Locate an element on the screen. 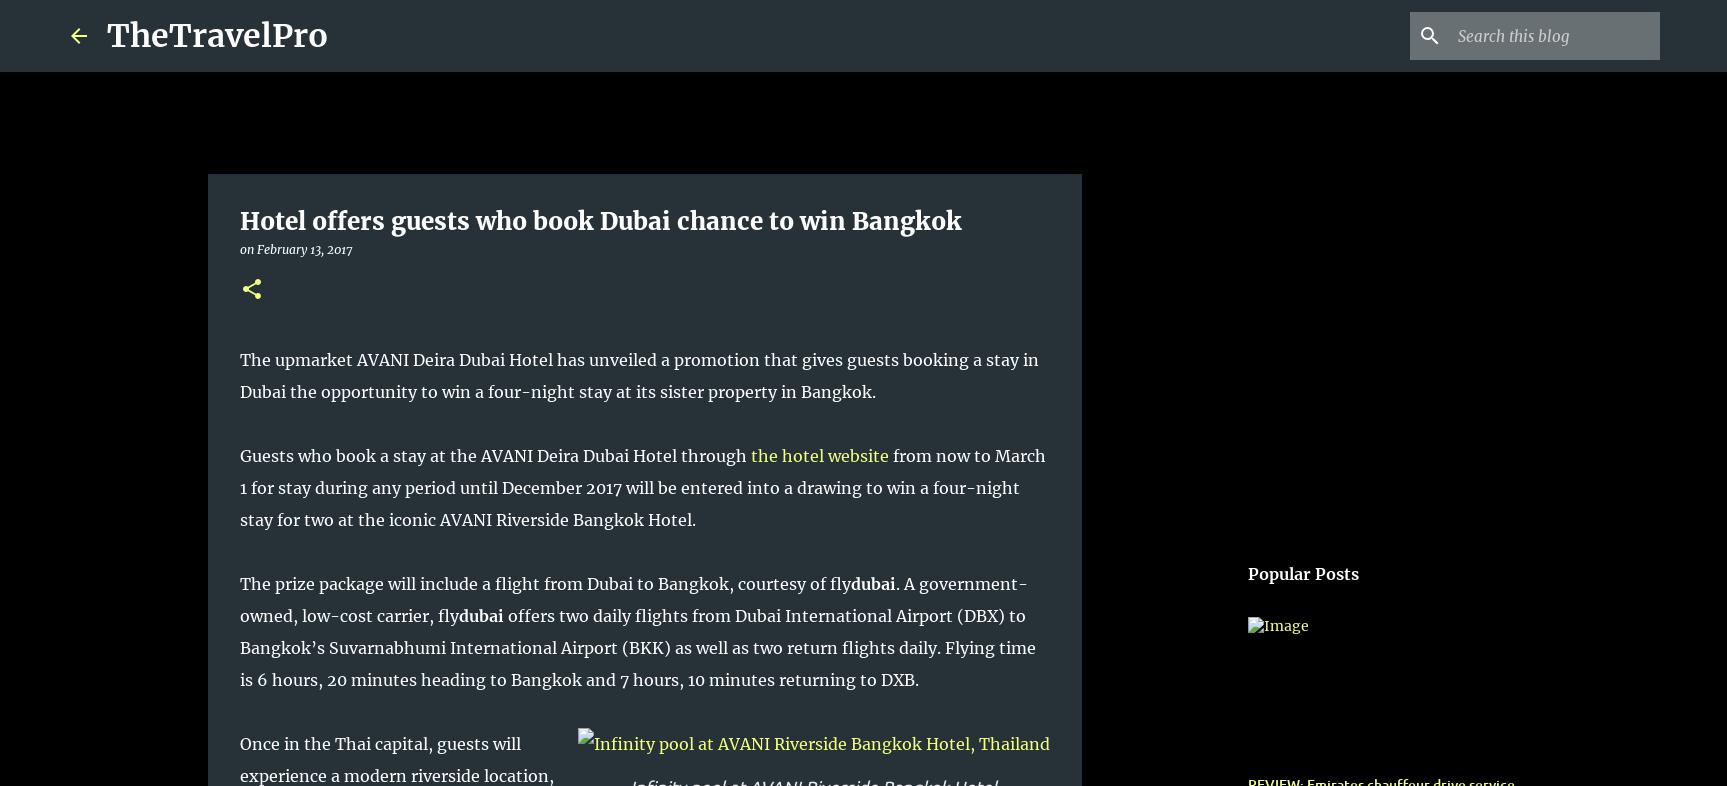 The image size is (1727, 786). 'February 13, 2017' is located at coordinates (302, 249).